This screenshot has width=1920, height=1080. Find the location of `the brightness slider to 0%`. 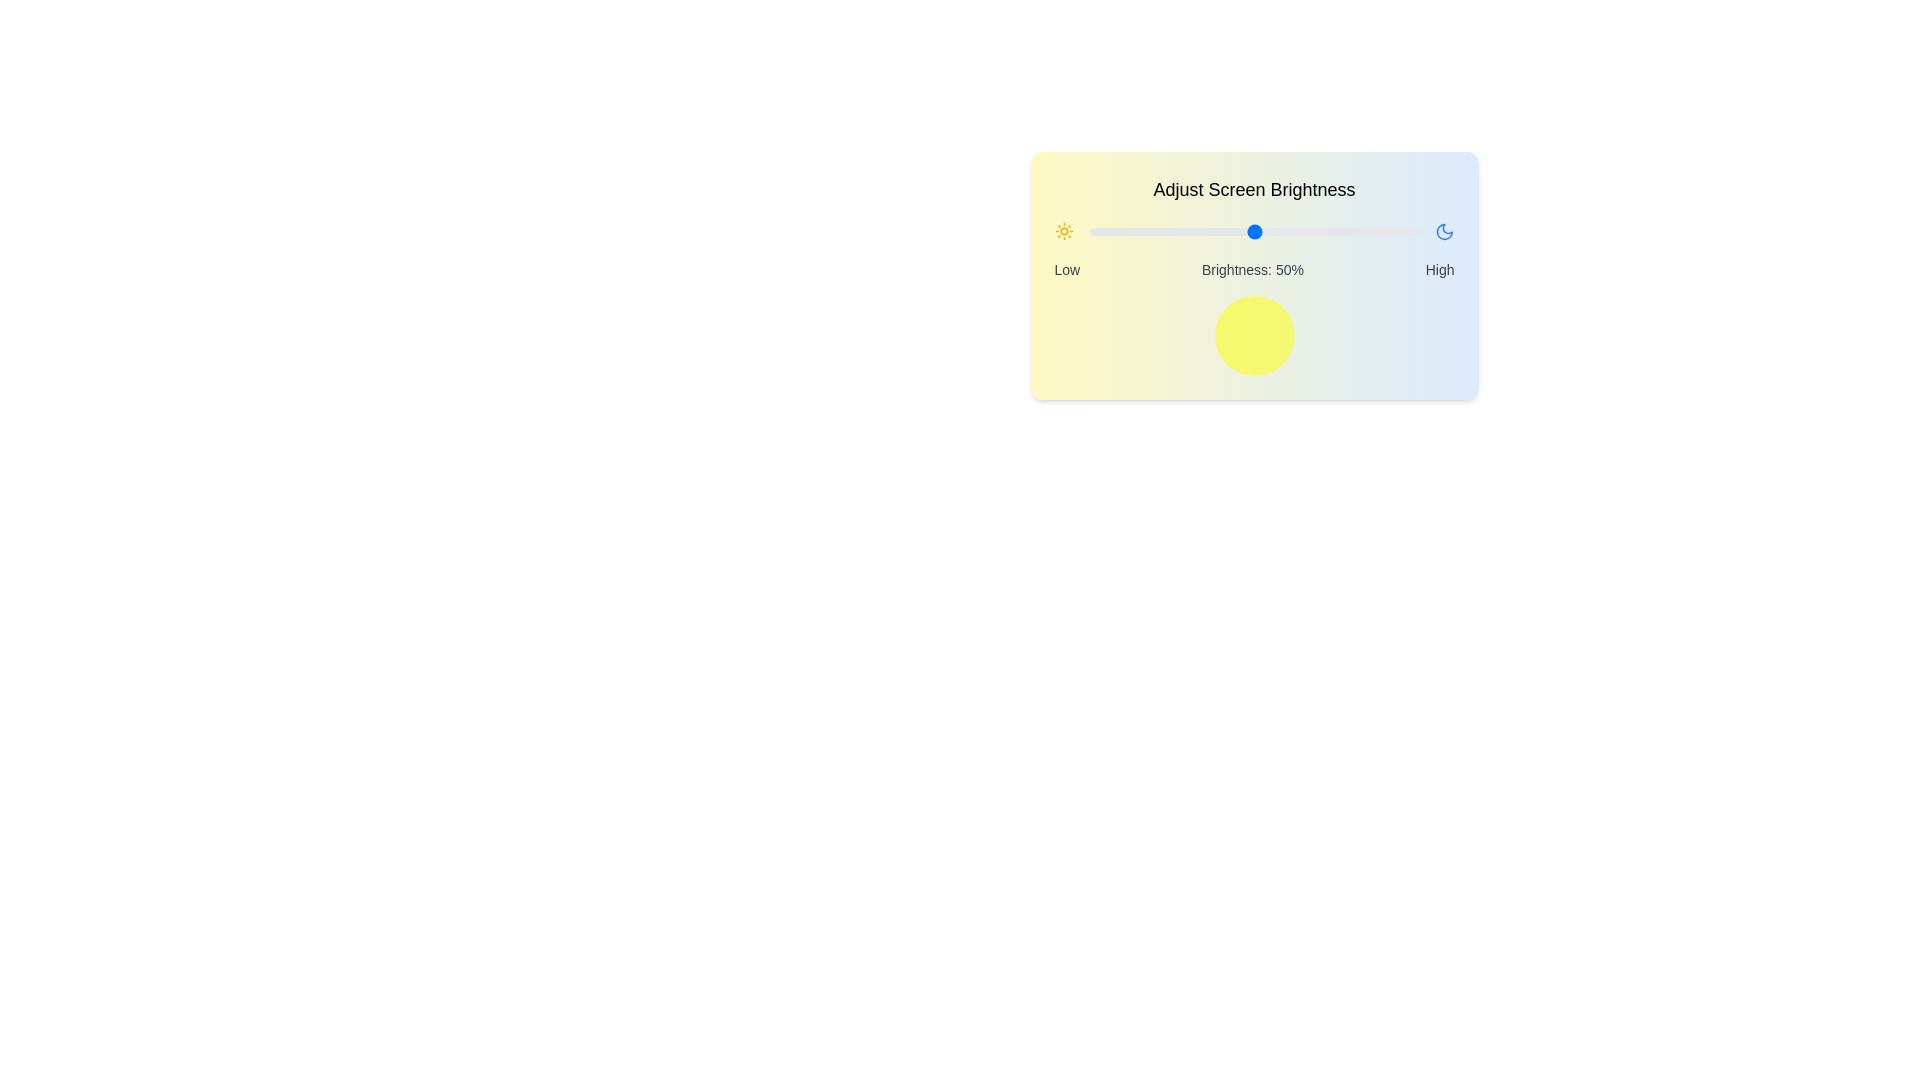

the brightness slider to 0% is located at coordinates (1089, 230).